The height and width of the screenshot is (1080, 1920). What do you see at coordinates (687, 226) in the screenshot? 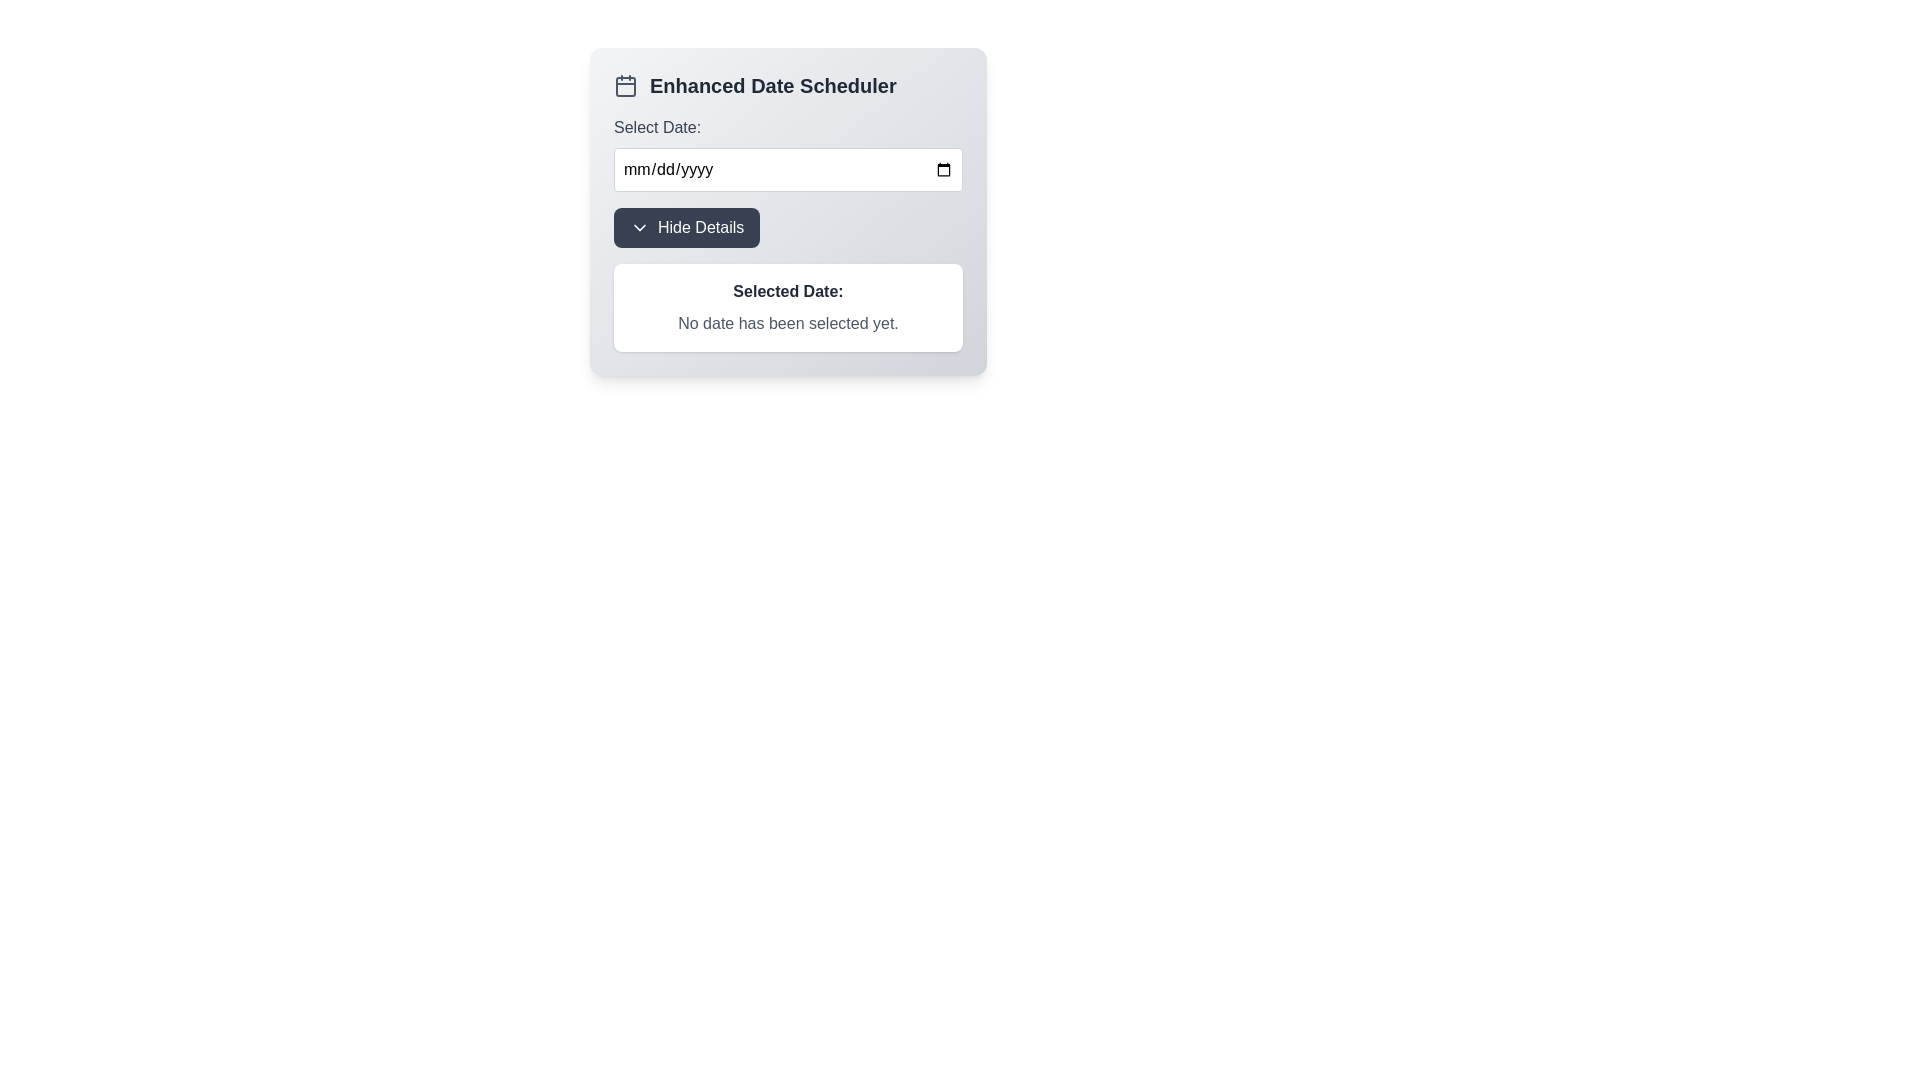
I see `the rectangular button with a dark gray background and white text reading 'Hide Details', located beneath the date input field in the 'Enhanced Date Scheduler' panel` at bounding box center [687, 226].